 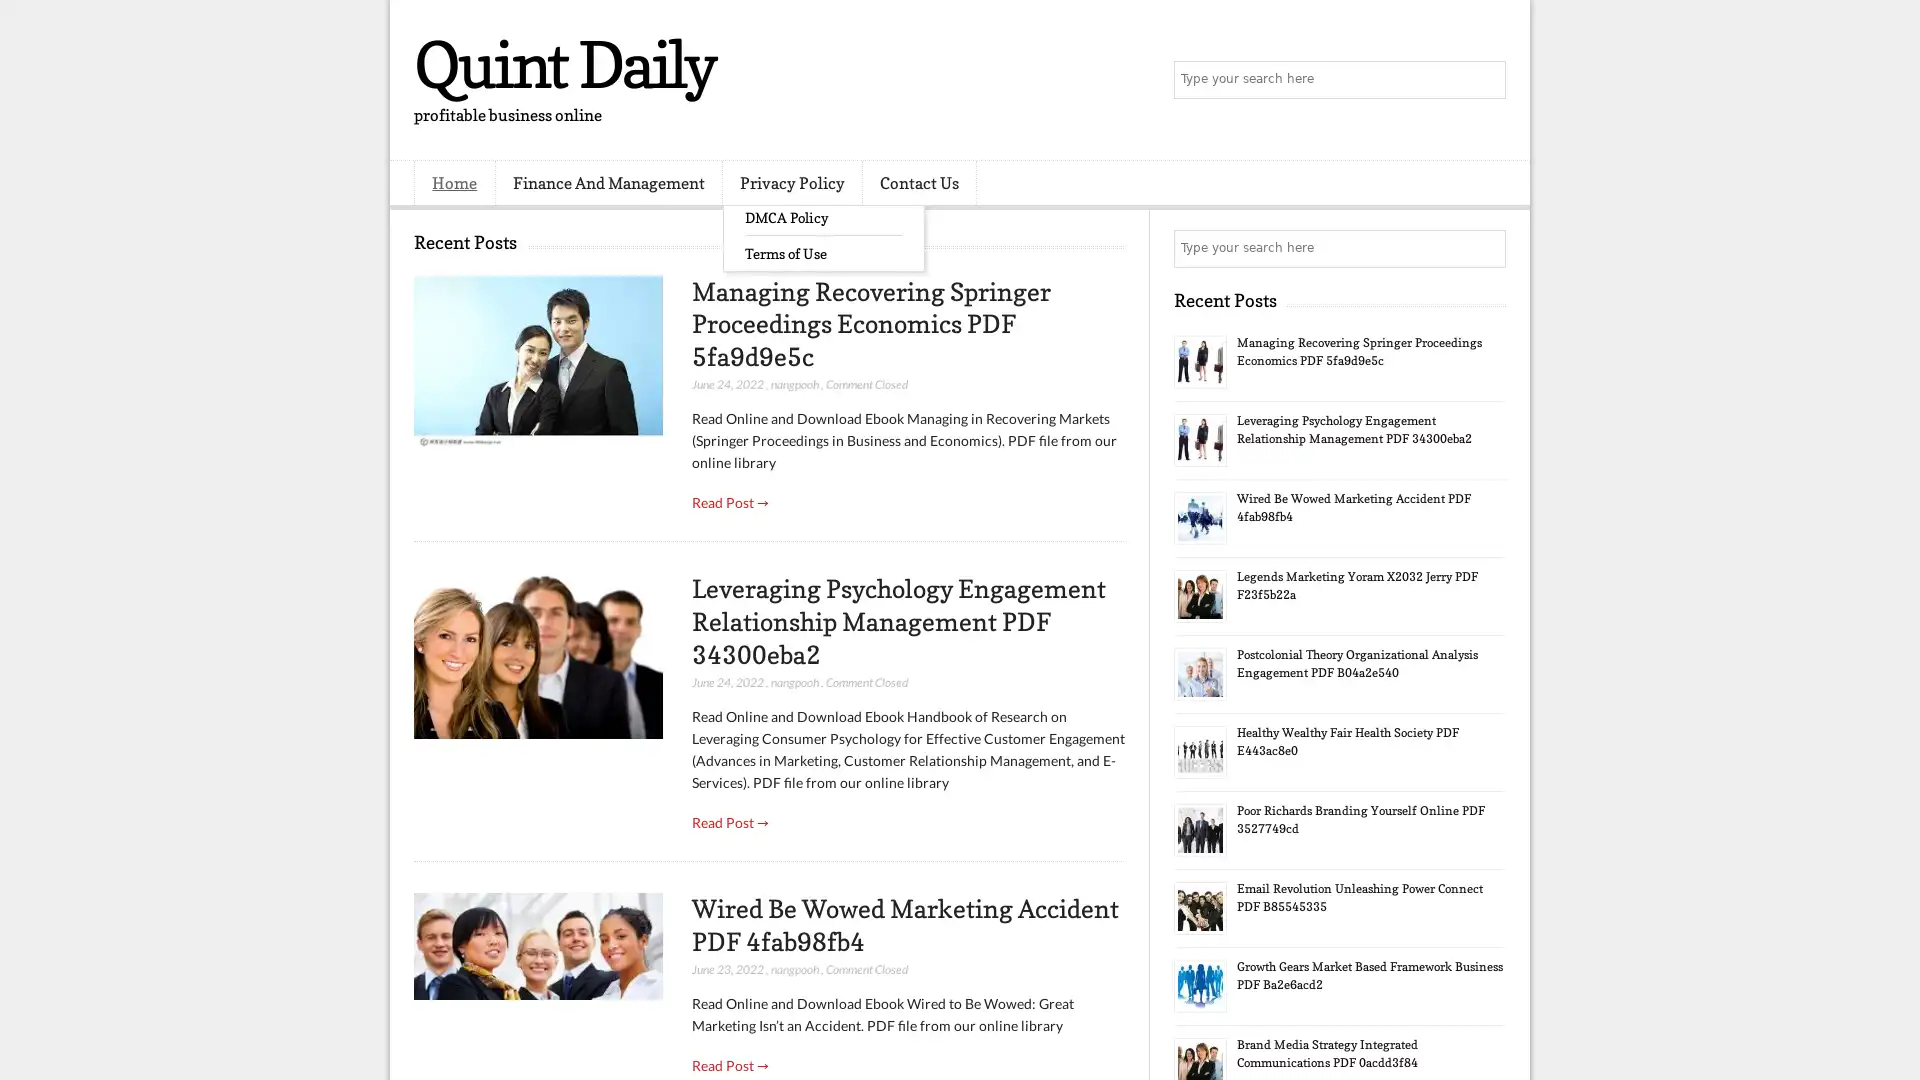 I want to click on Search, so click(x=1485, y=80).